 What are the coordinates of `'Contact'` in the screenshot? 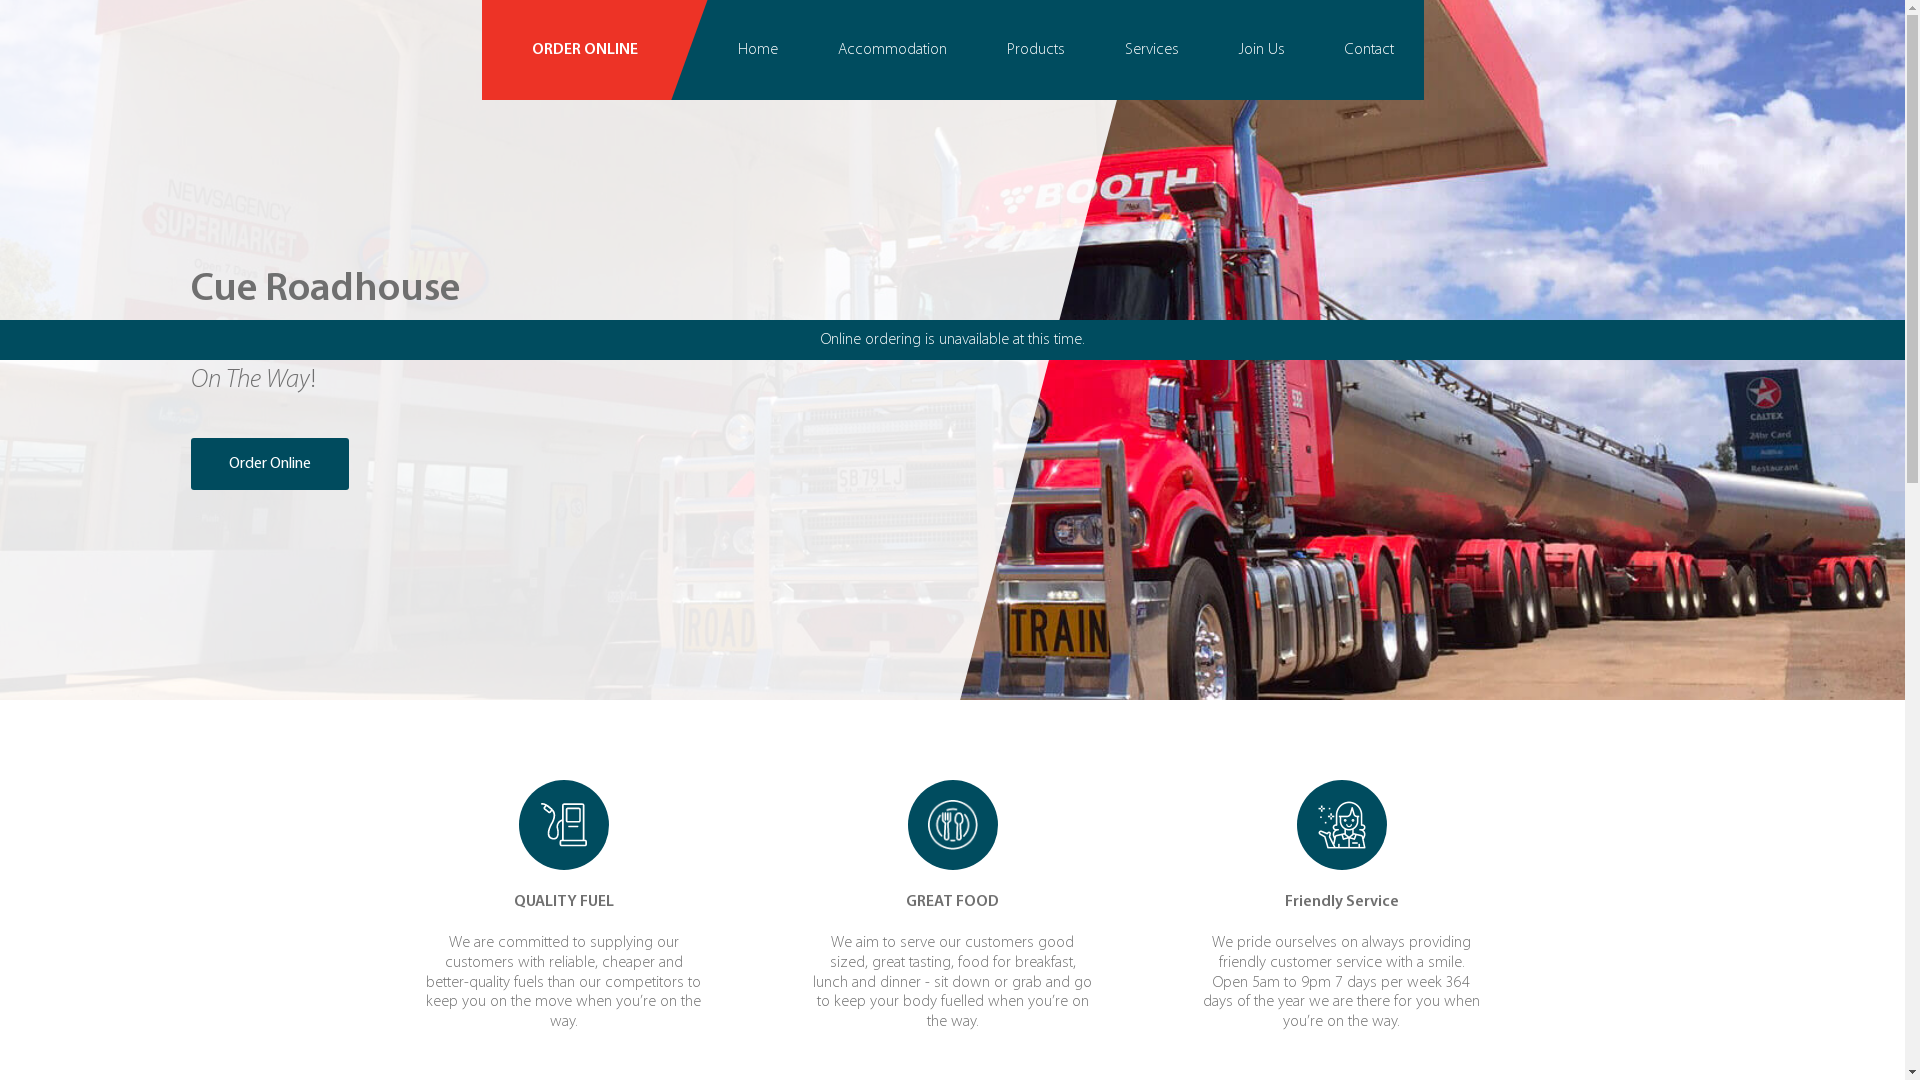 It's located at (1314, 49).